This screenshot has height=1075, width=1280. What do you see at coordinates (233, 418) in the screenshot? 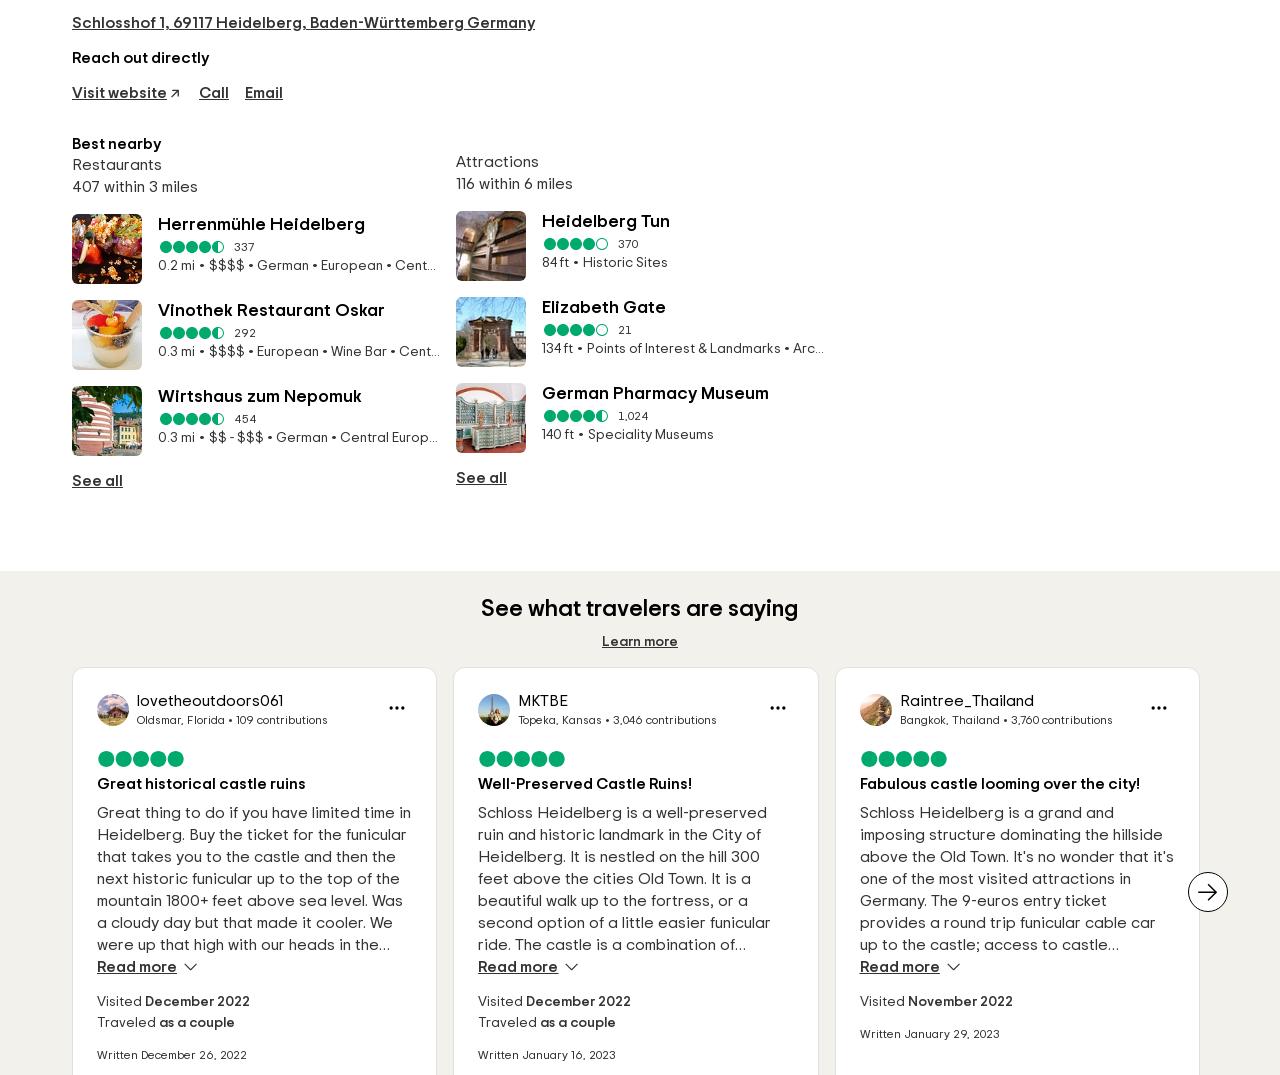
I see `'454'` at bounding box center [233, 418].